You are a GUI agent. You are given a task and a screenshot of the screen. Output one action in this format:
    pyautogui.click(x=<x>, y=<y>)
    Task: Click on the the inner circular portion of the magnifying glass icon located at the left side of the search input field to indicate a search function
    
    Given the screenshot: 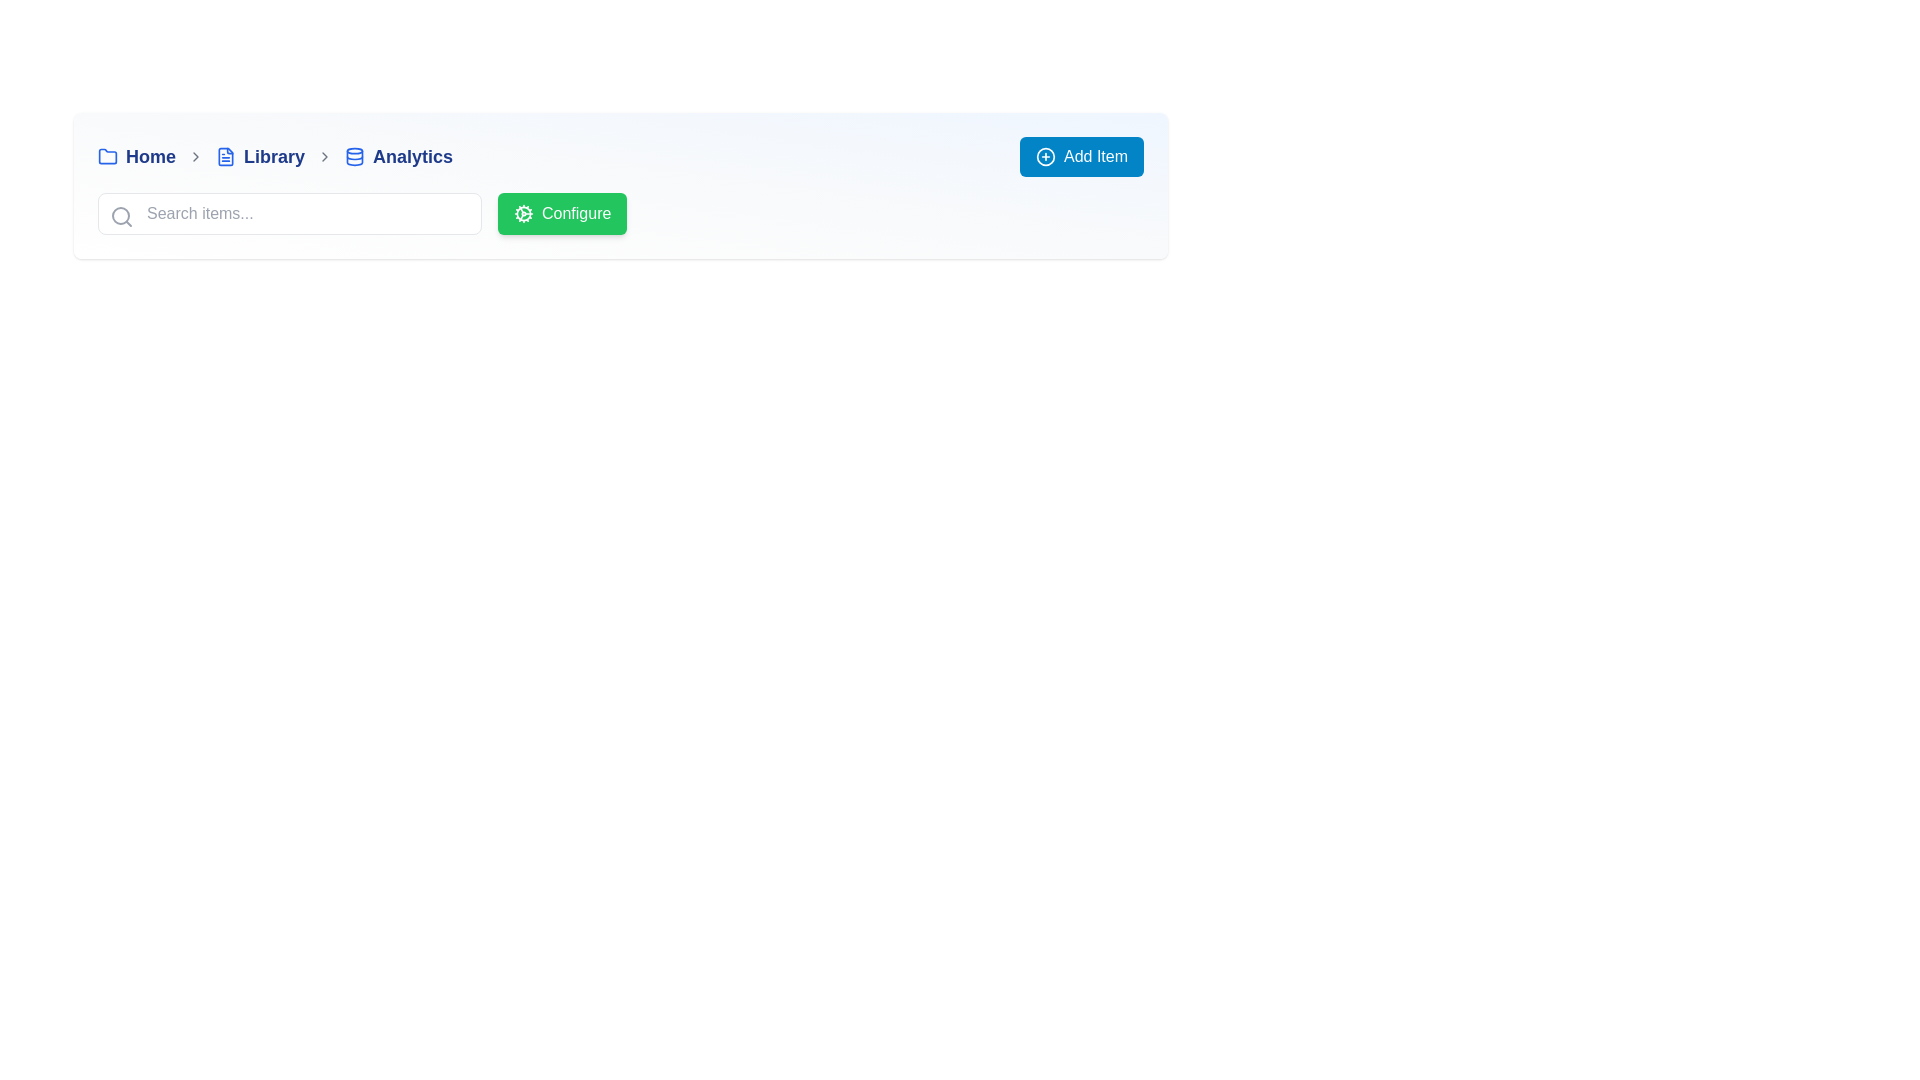 What is the action you would take?
    pyautogui.click(x=119, y=216)
    